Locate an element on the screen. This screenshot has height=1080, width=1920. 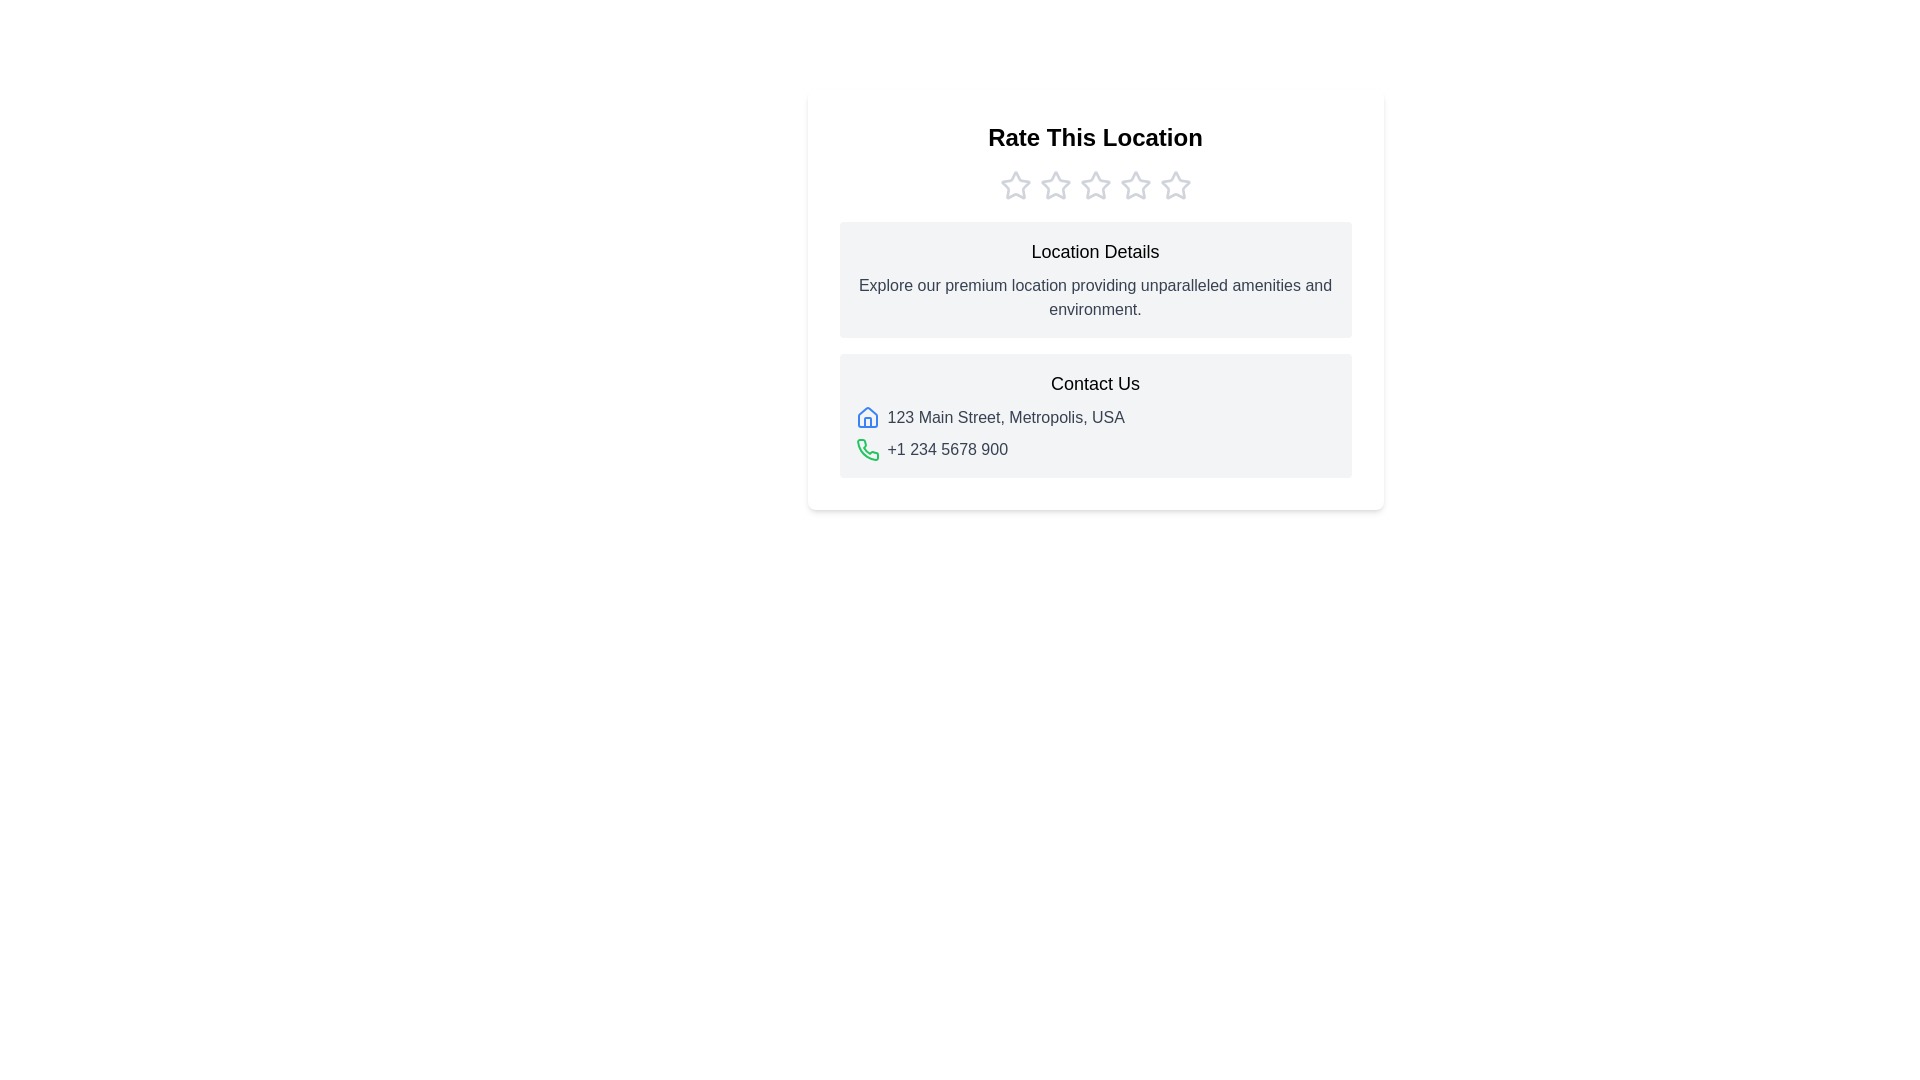
a star icon in the Rating component below the 'Rate This Location' heading is located at coordinates (1094, 185).